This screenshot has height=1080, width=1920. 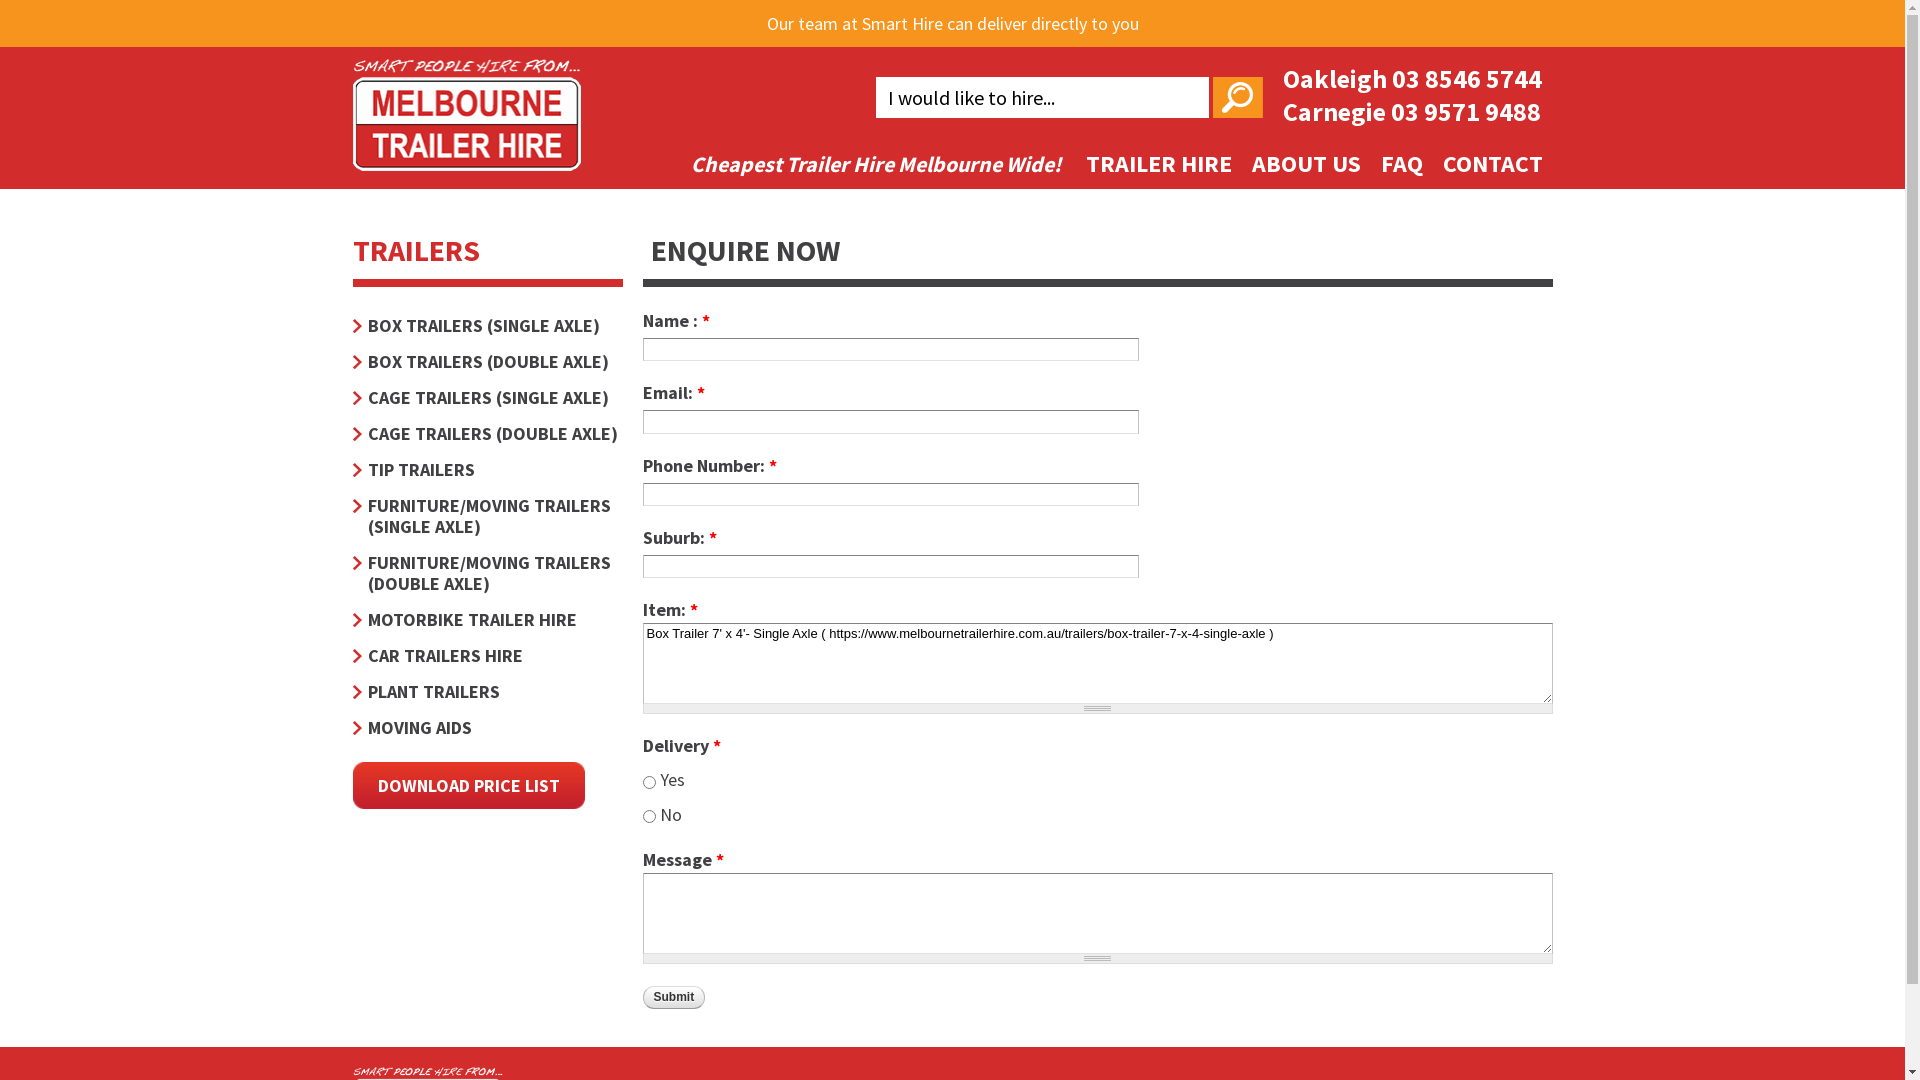 I want to click on 'BOX TRAILERS (SINGLE AXLE)', so click(x=486, y=324).